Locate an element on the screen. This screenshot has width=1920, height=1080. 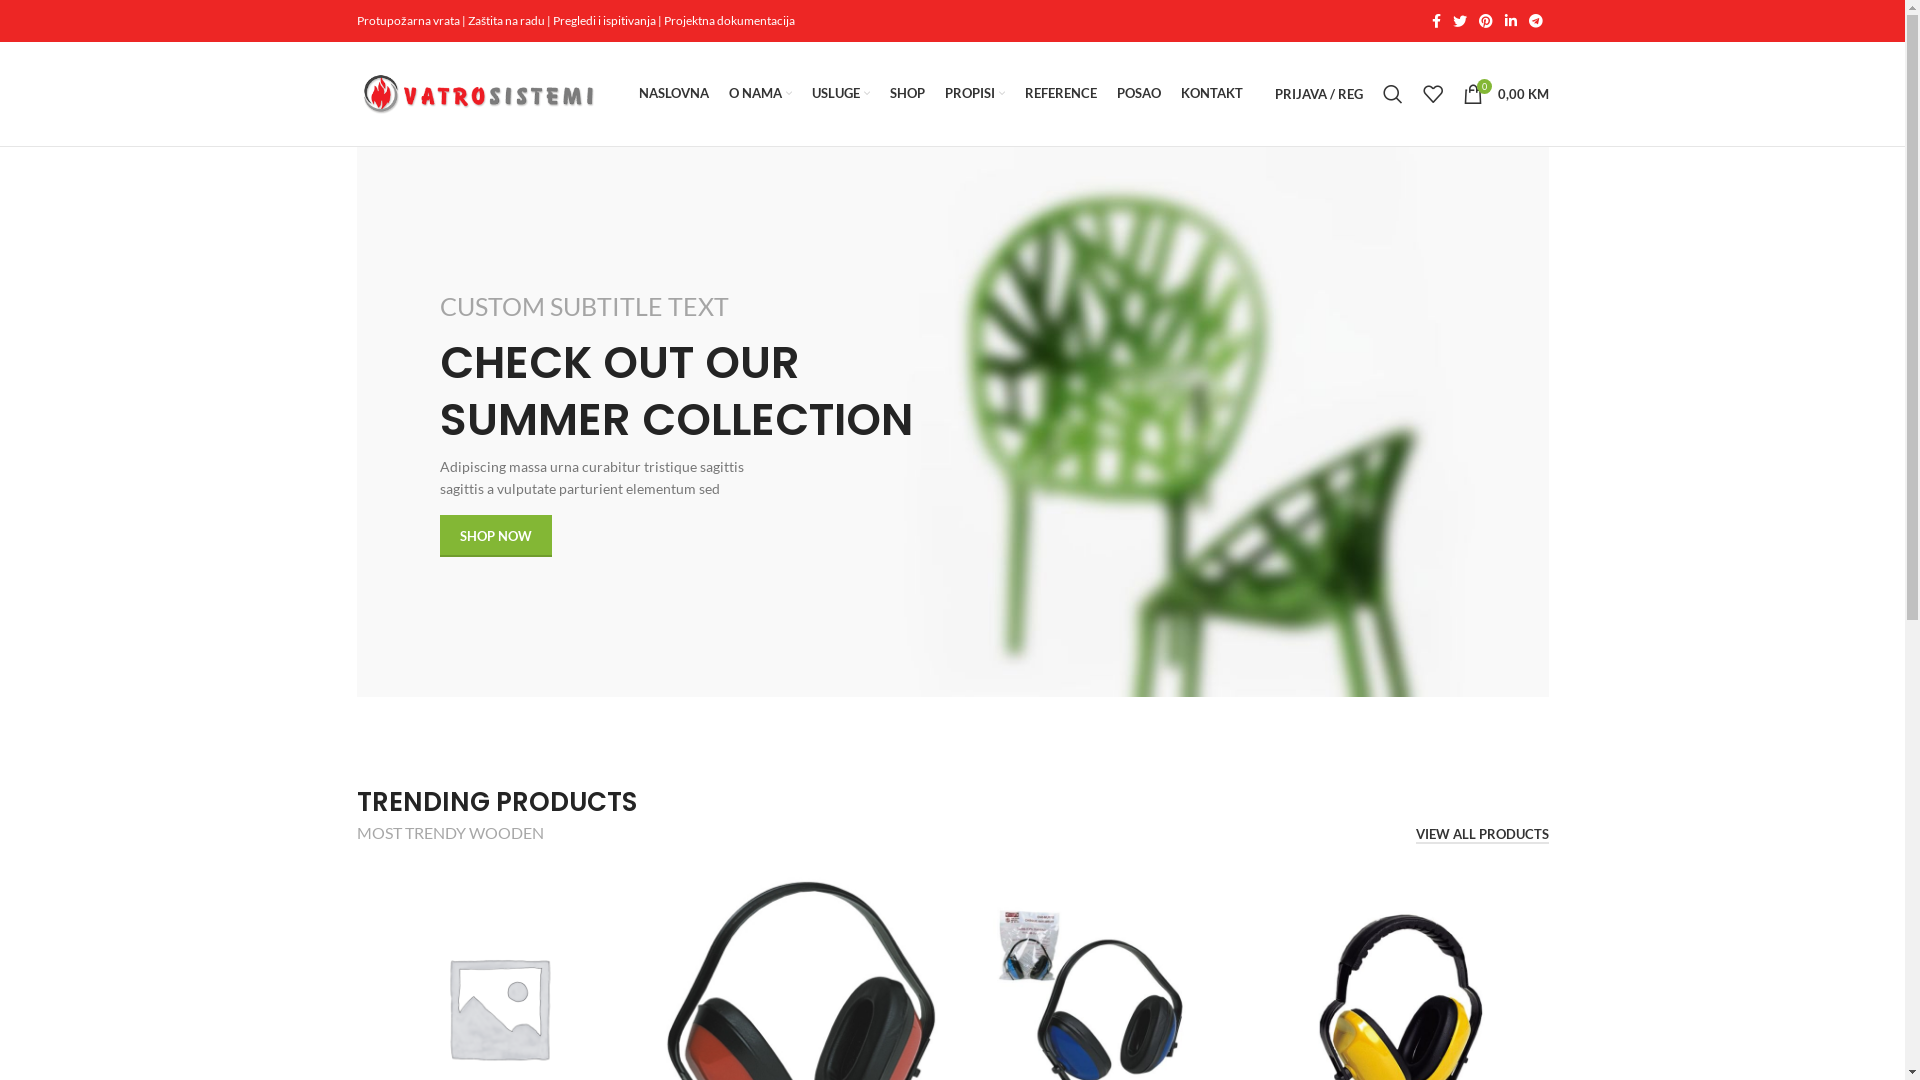
'Search' is located at coordinates (1391, 93).